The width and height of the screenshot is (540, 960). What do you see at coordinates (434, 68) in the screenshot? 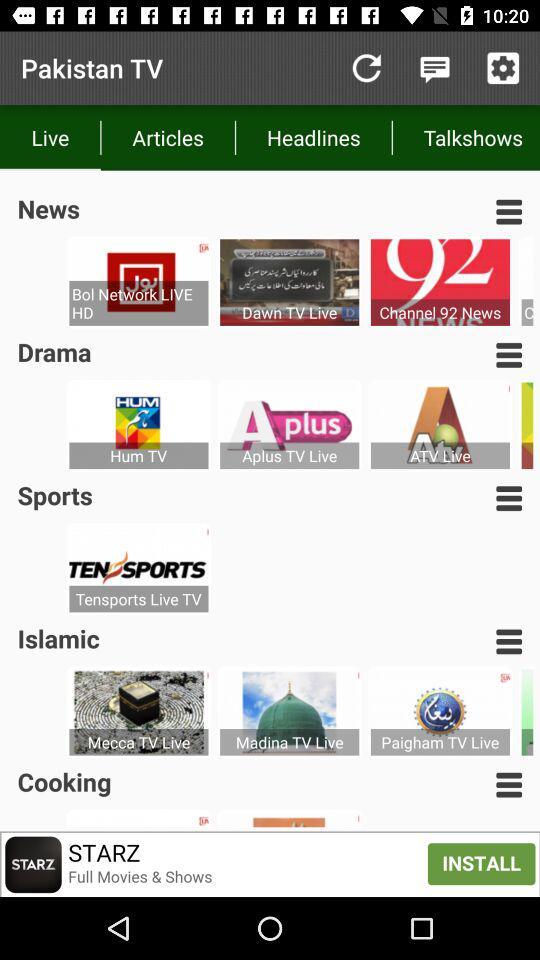
I see `item above the talkshows icon` at bounding box center [434, 68].